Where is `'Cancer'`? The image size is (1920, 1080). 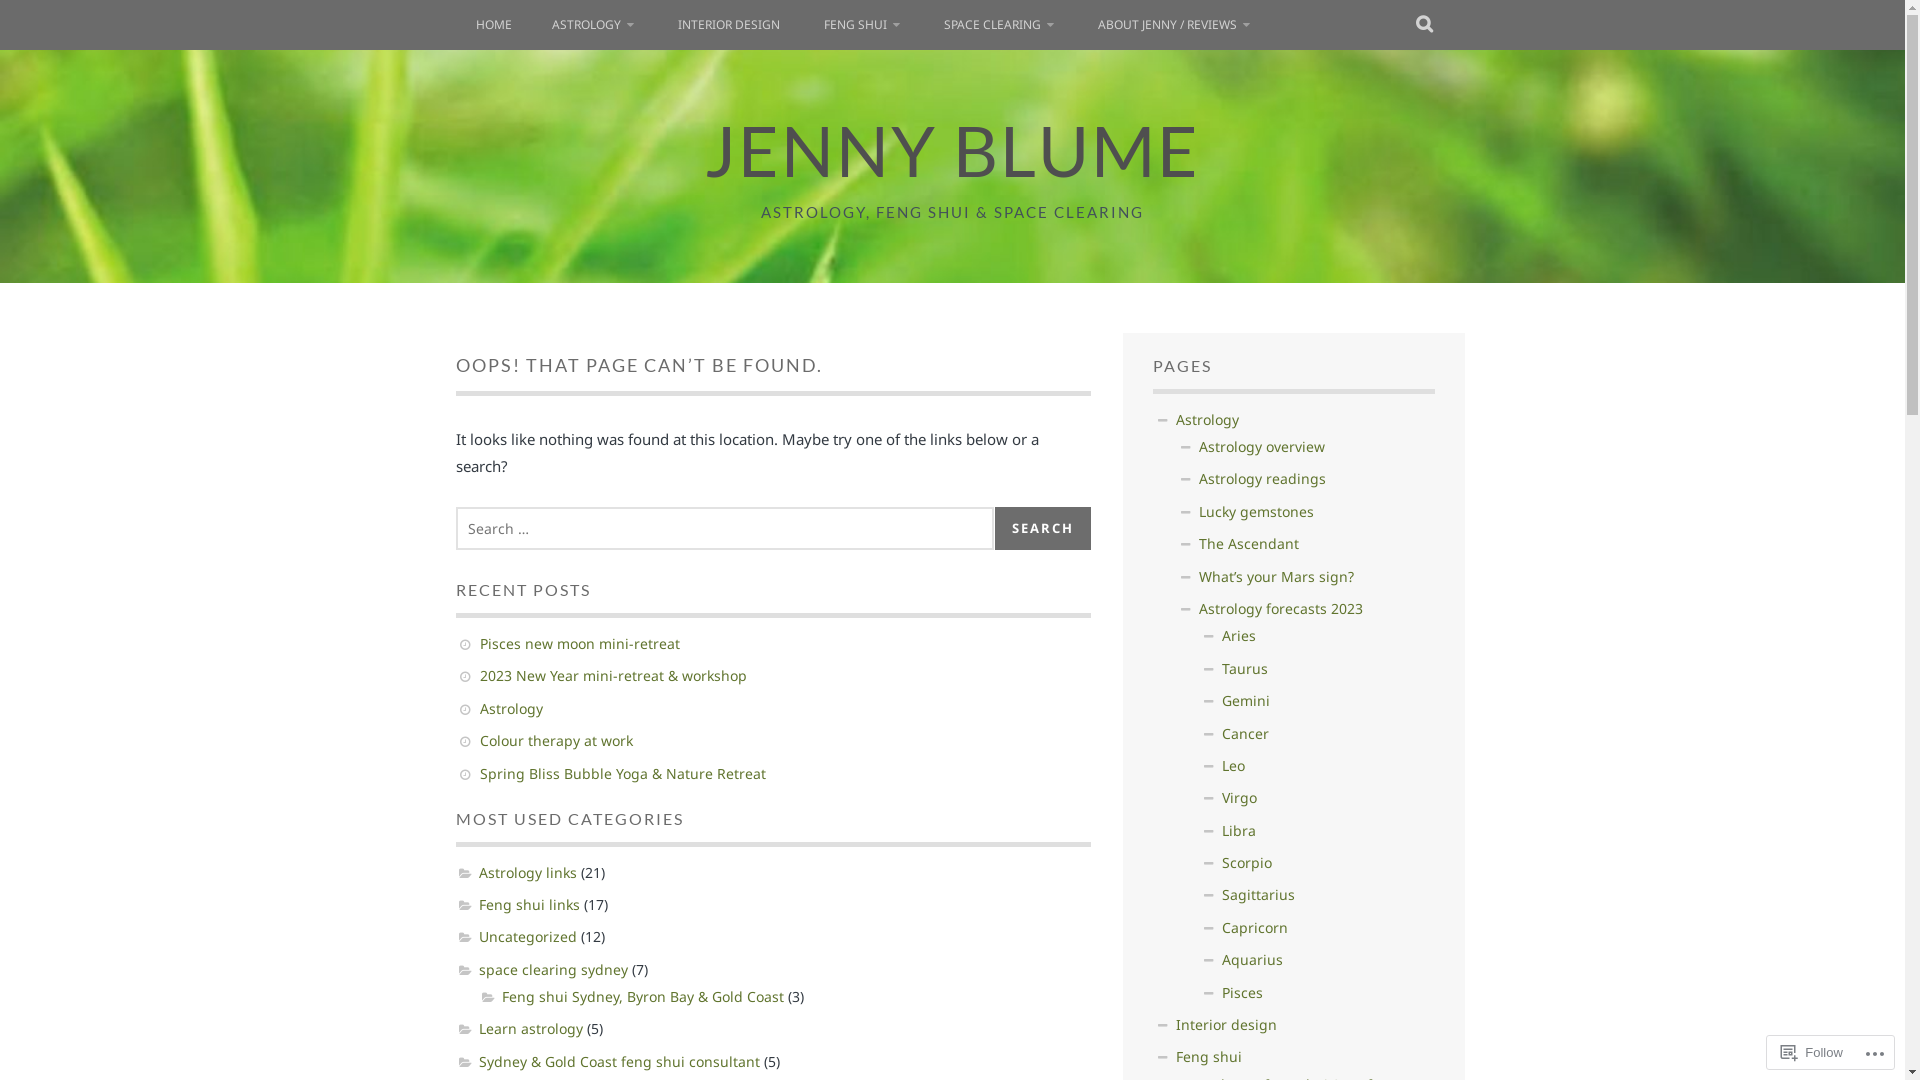 'Cancer' is located at coordinates (1244, 733).